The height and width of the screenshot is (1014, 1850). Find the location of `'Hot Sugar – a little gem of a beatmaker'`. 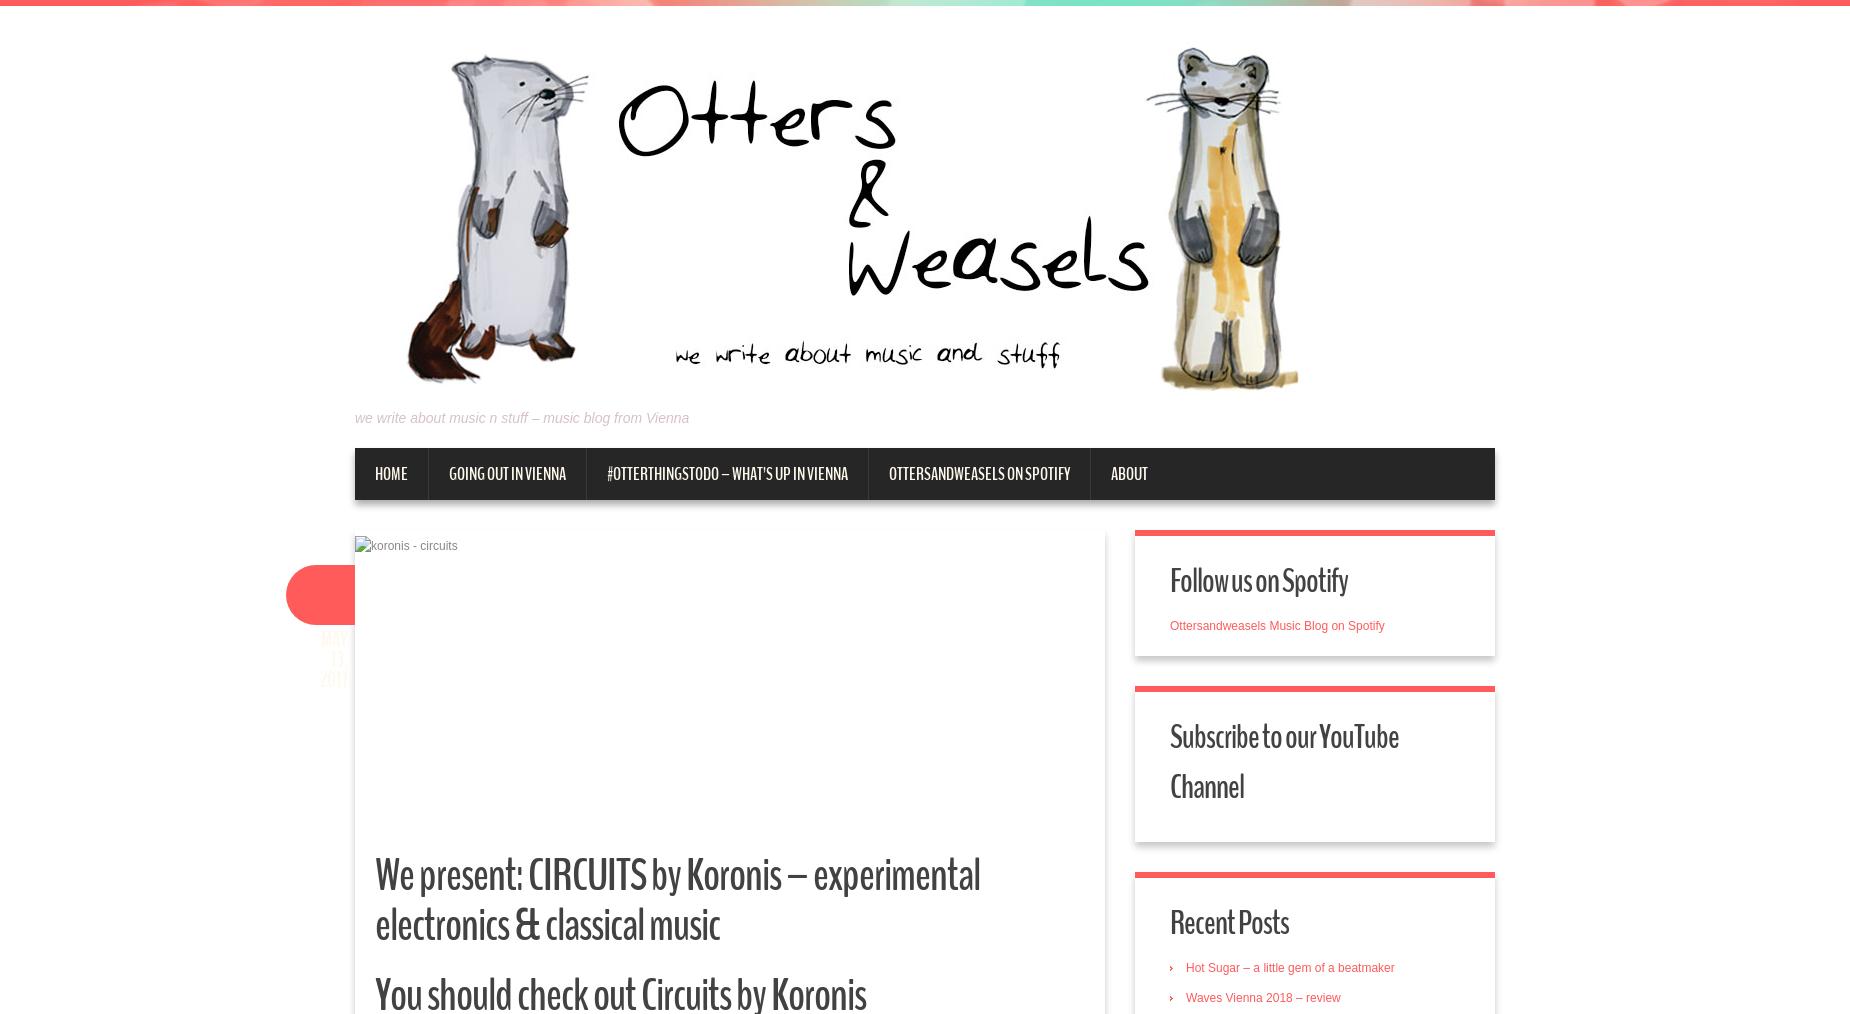

'Hot Sugar – a little gem of a beatmaker' is located at coordinates (1185, 967).